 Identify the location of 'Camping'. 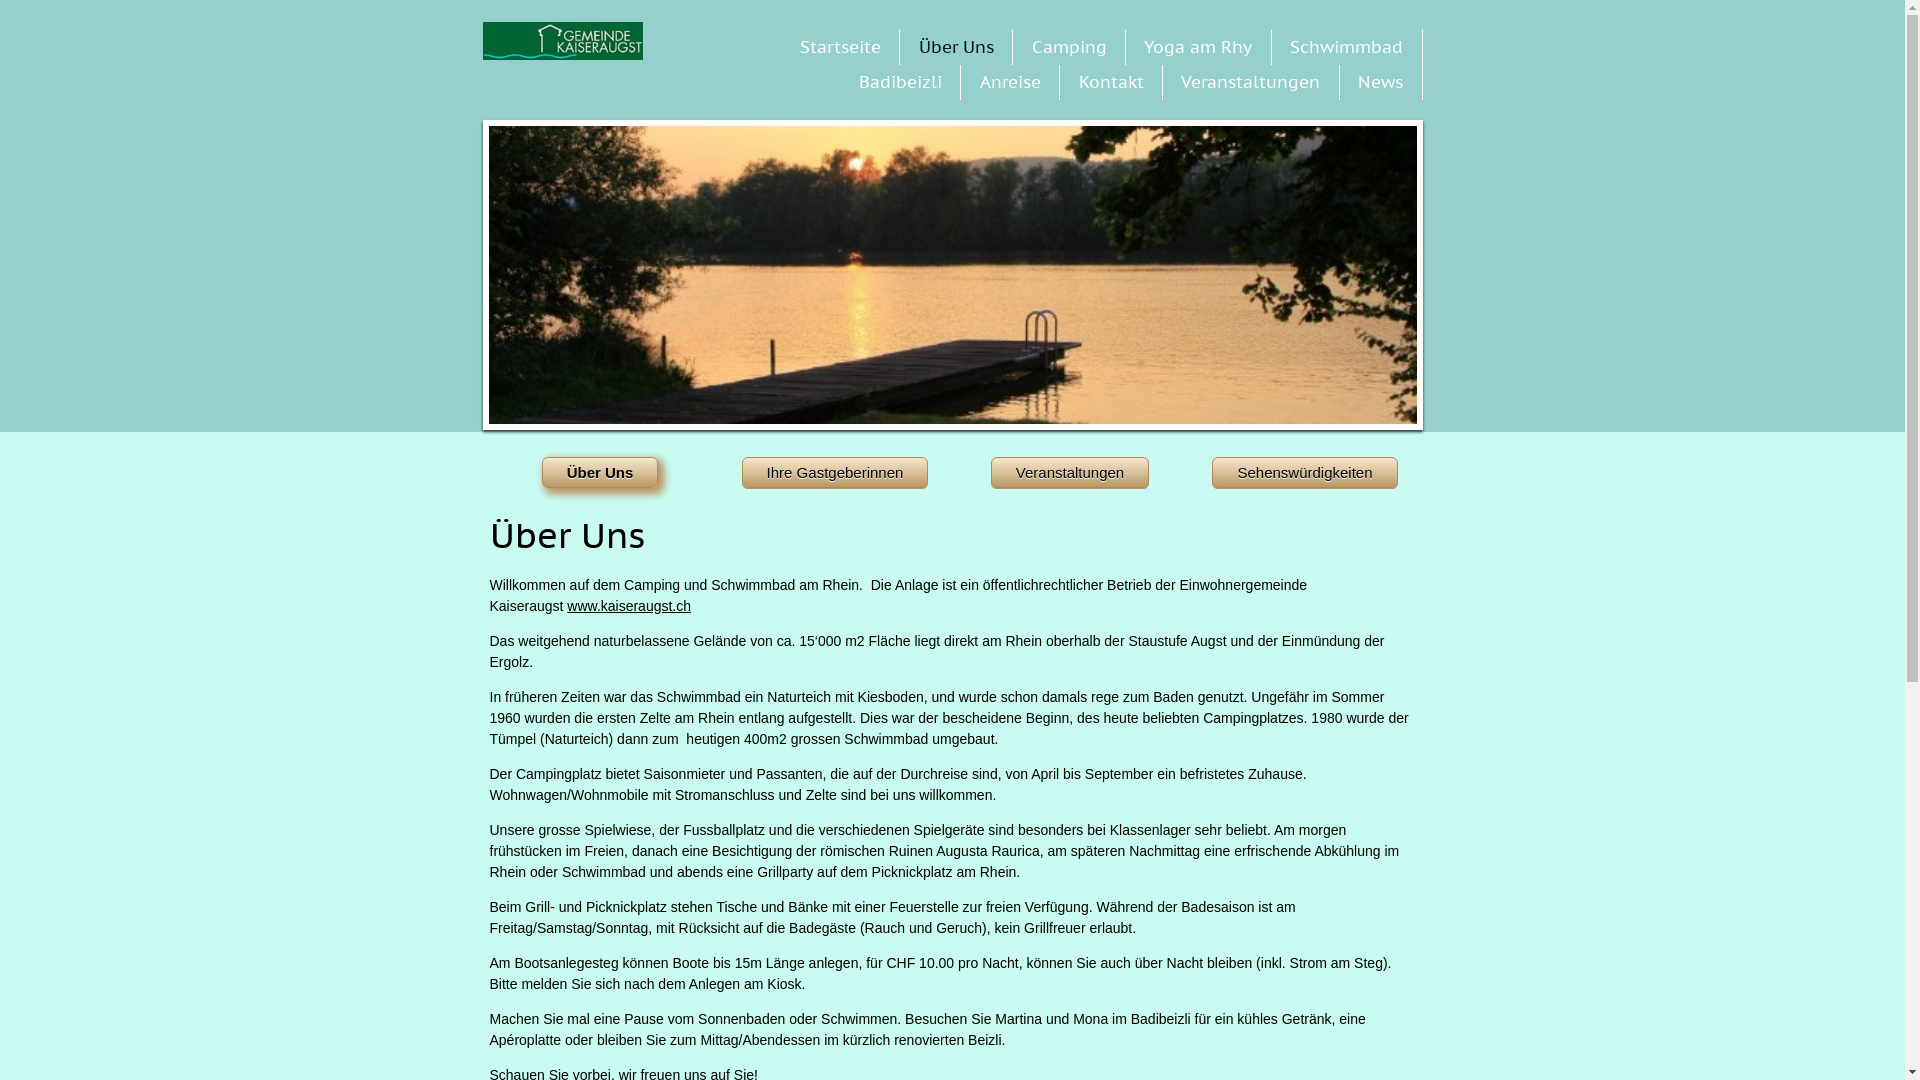
(1068, 45).